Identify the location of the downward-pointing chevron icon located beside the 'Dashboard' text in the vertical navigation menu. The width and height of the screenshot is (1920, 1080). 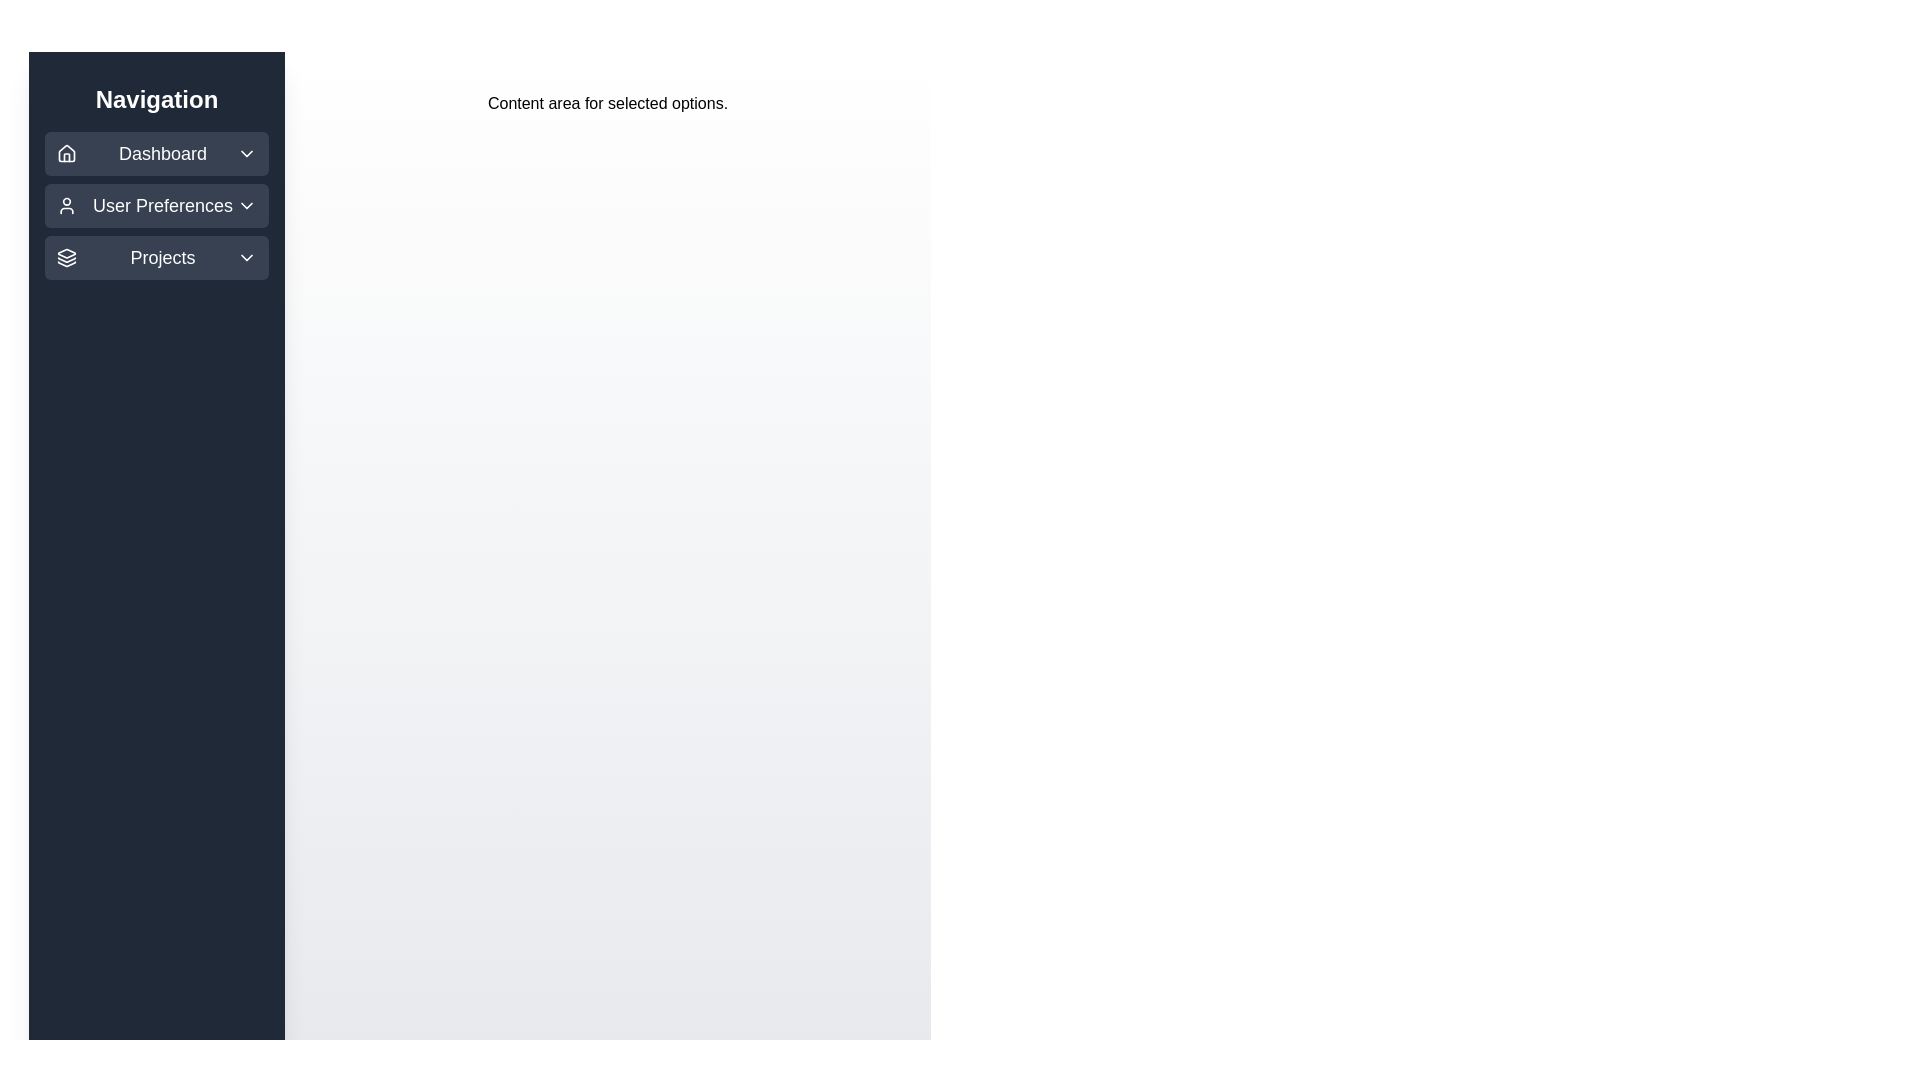
(245, 153).